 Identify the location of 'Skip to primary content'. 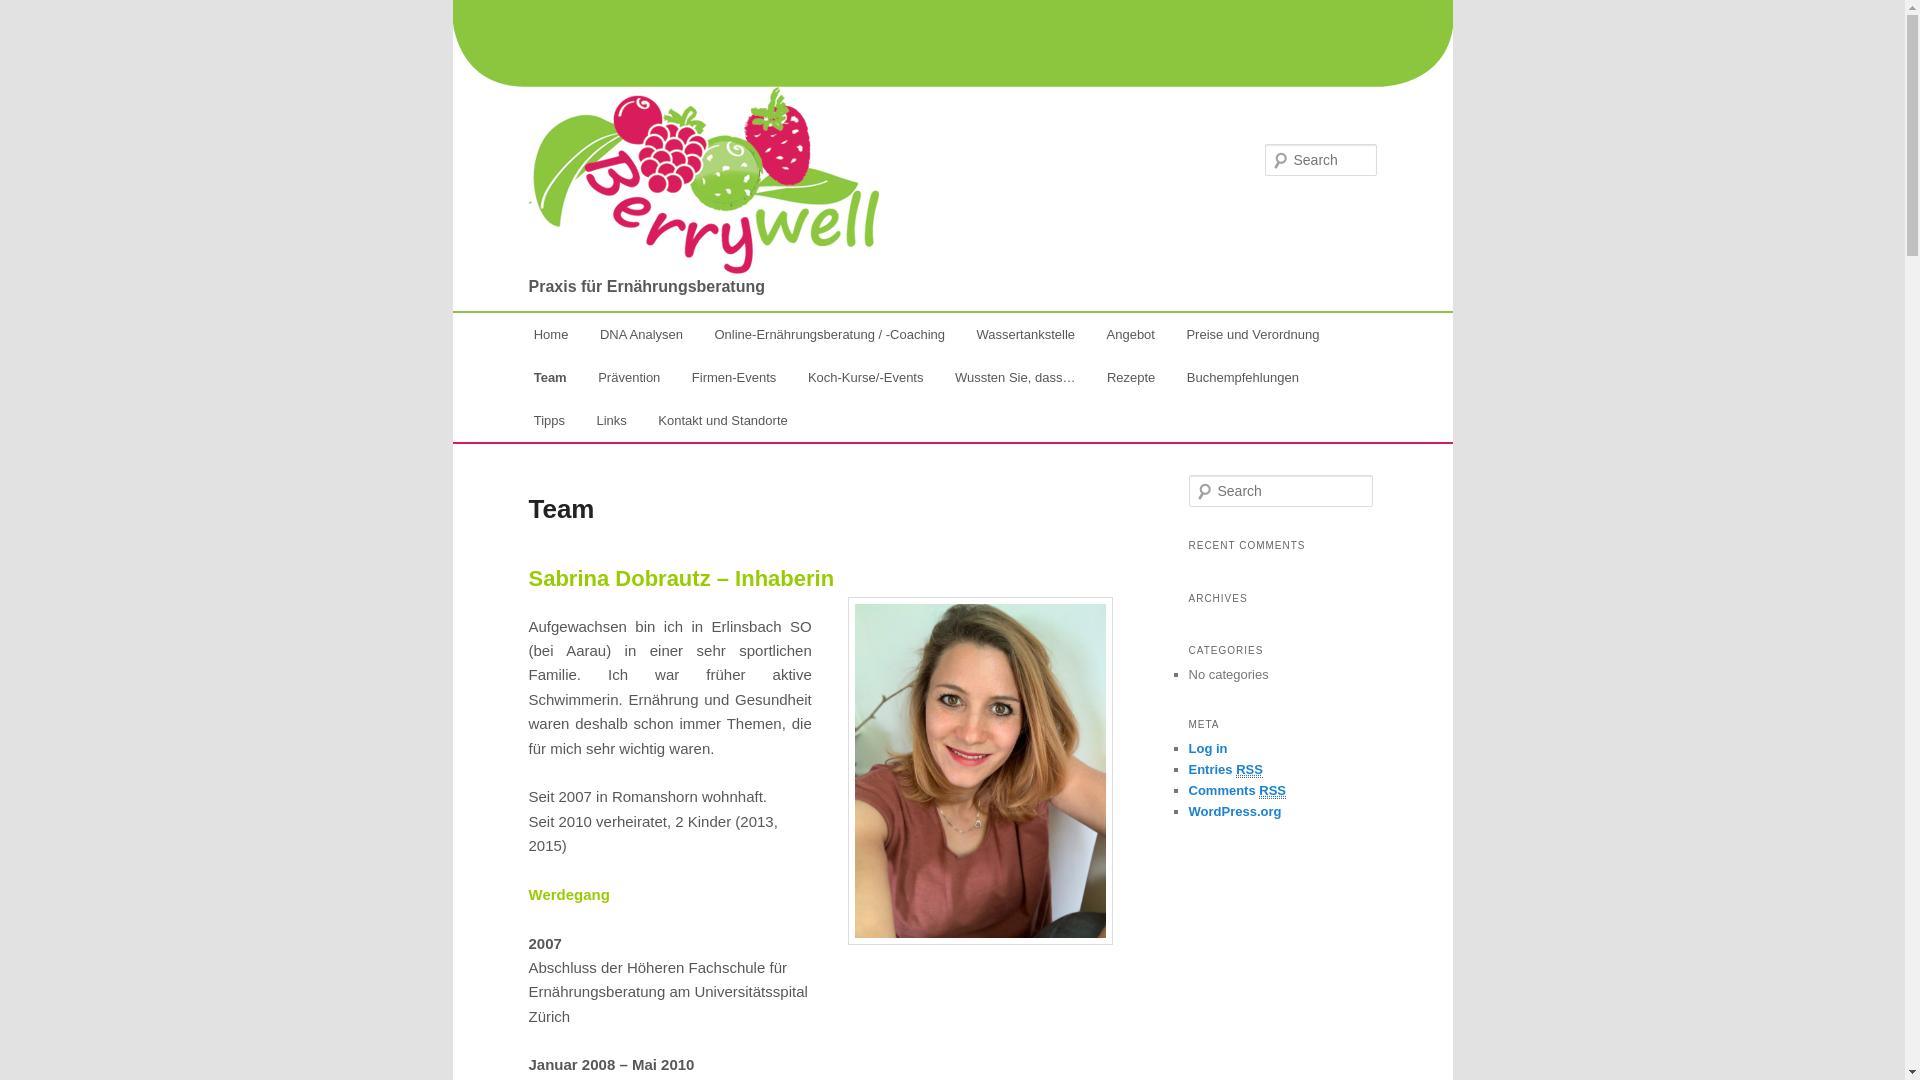
(528, 335).